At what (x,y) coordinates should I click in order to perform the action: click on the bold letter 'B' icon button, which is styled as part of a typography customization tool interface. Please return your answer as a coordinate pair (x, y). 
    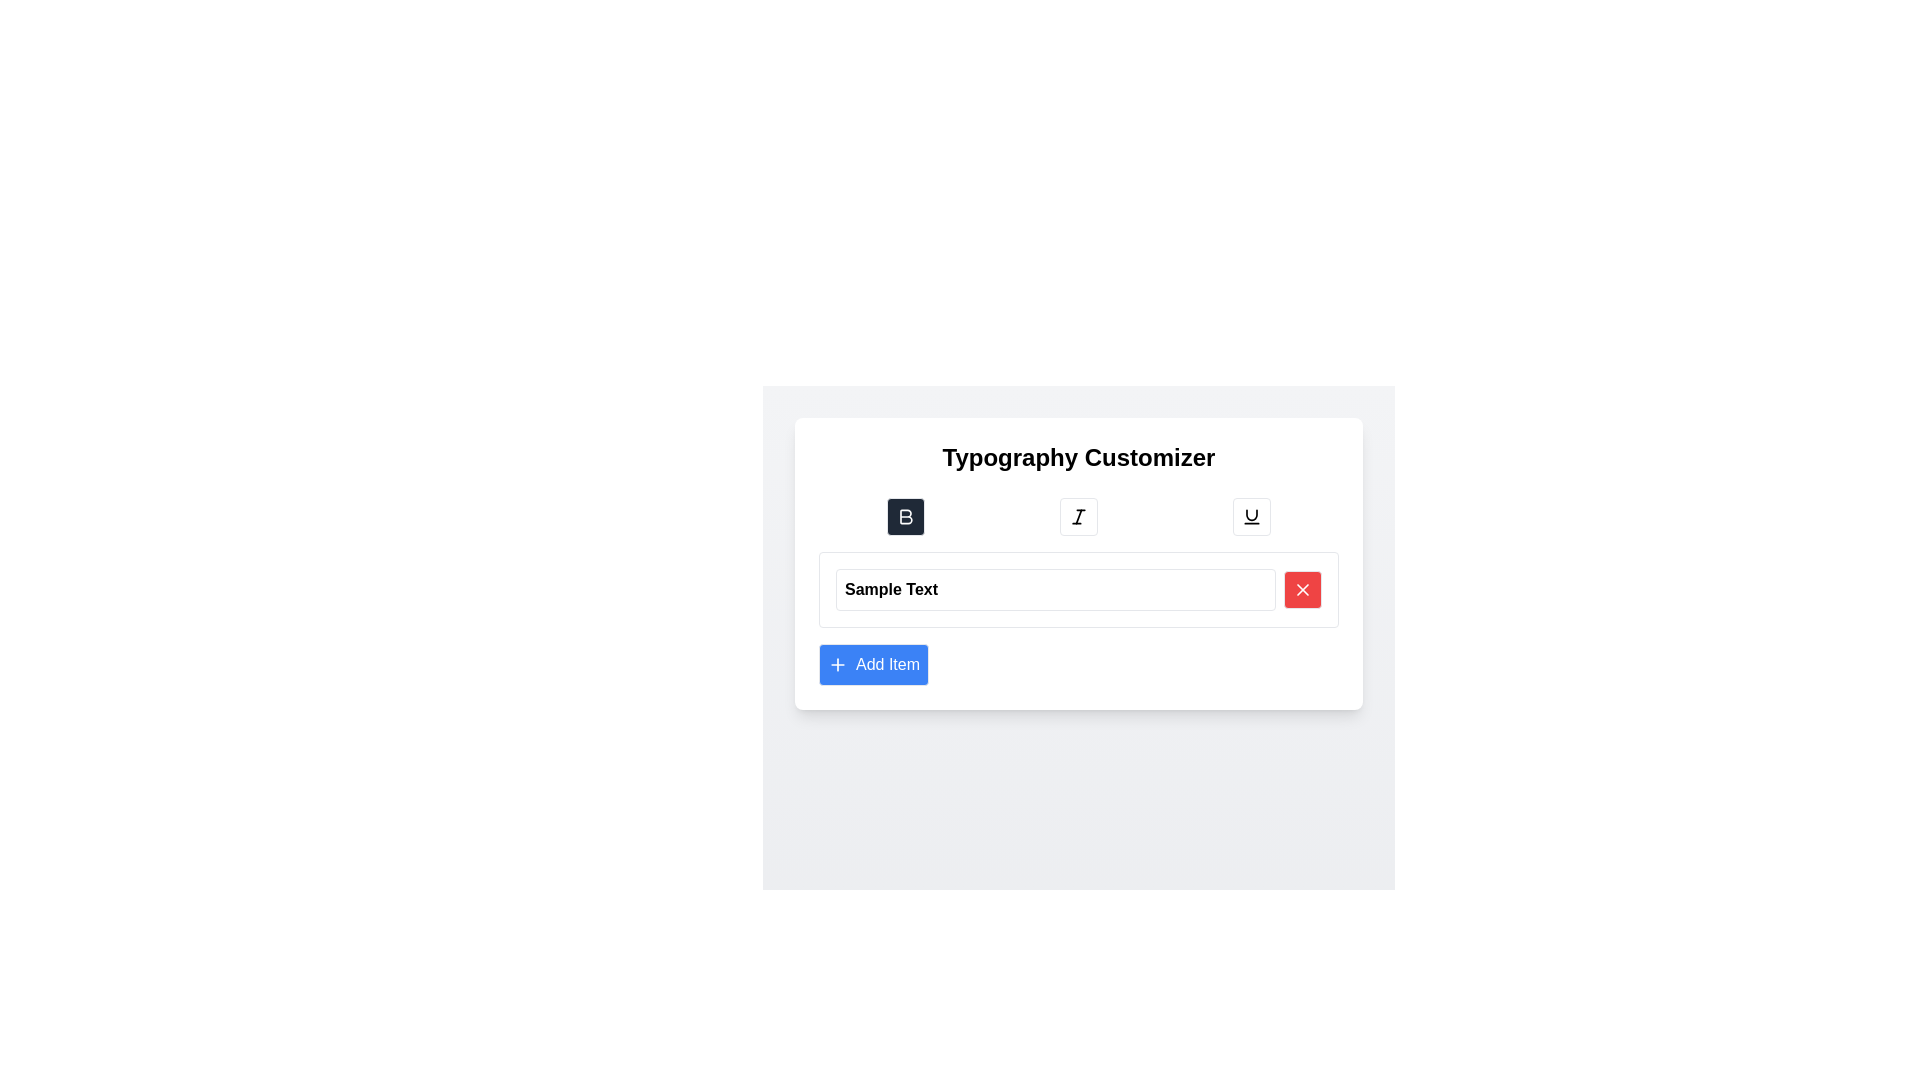
    Looking at the image, I should click on (905, 515).